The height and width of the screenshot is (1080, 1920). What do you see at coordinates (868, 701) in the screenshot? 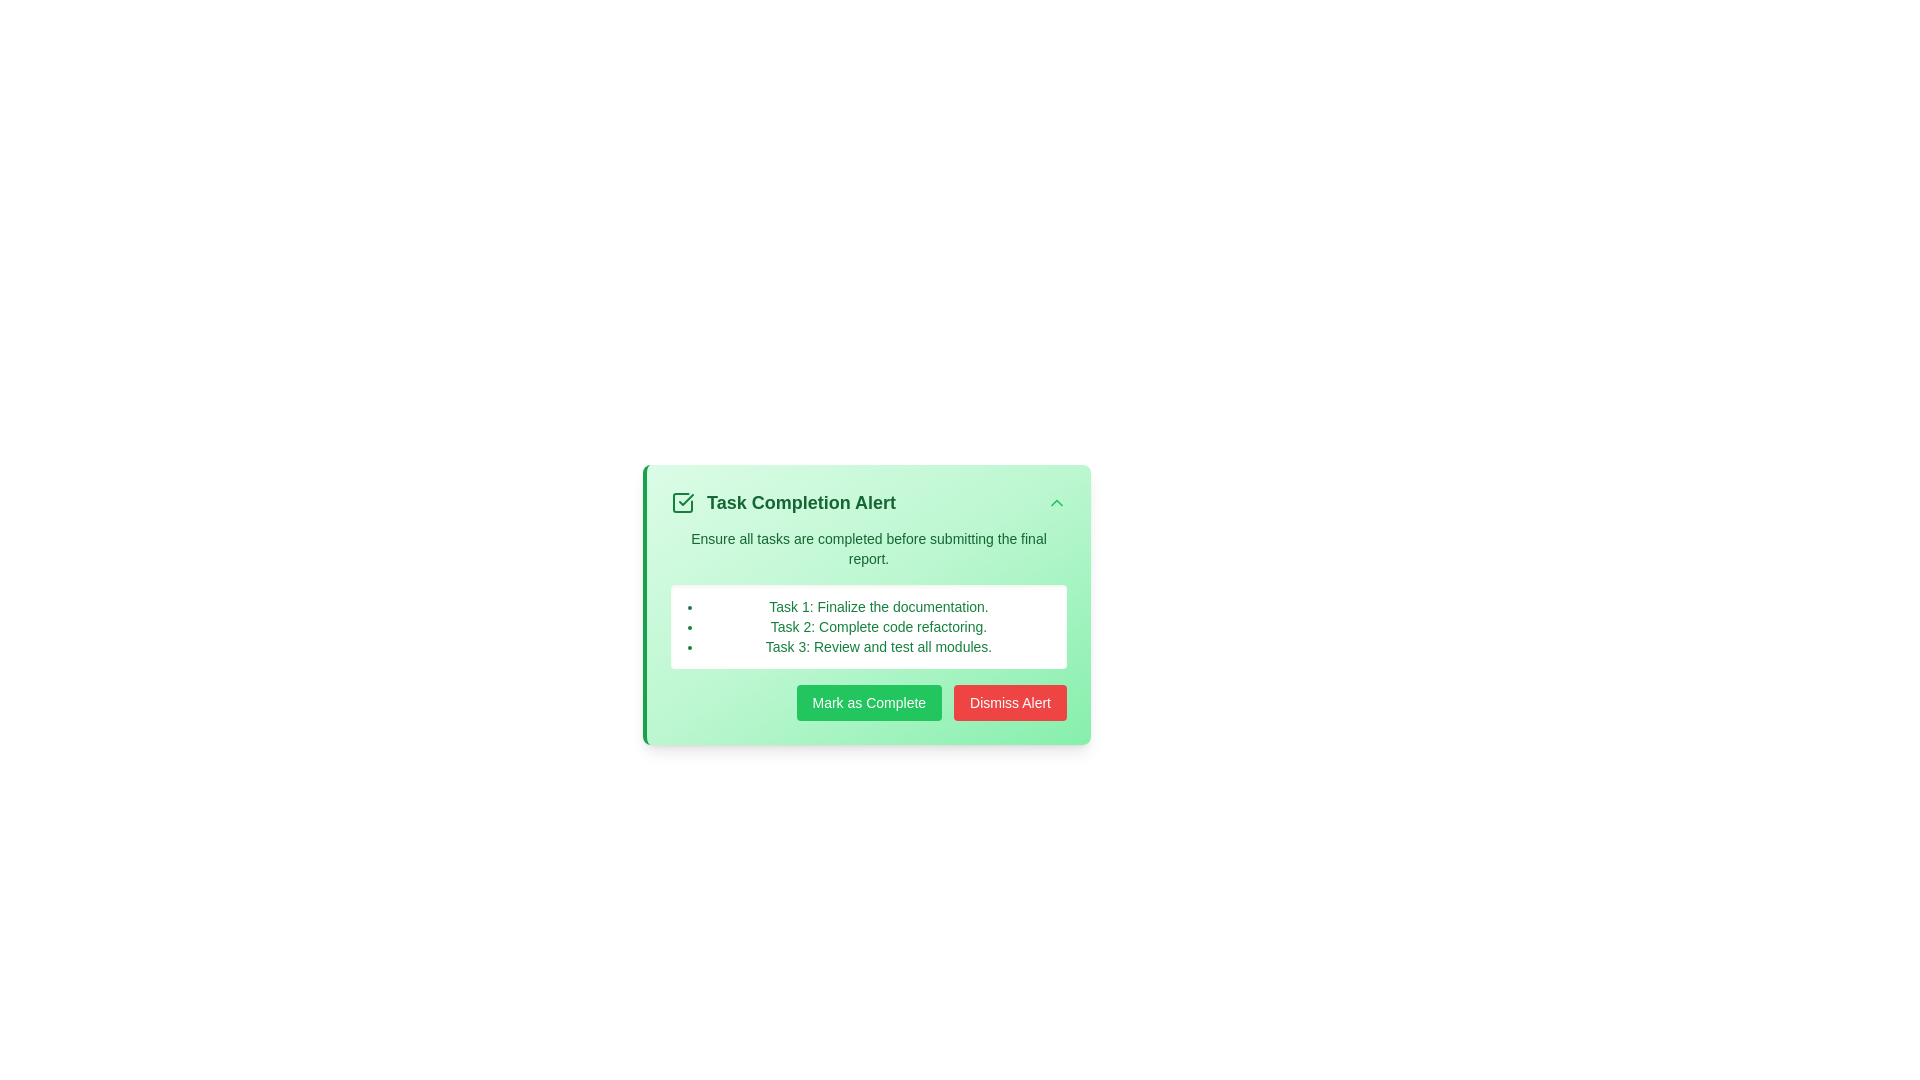
I see `the 'Mark as Complete' button to mark the task alert as complete` at bounding box center [868, 701].